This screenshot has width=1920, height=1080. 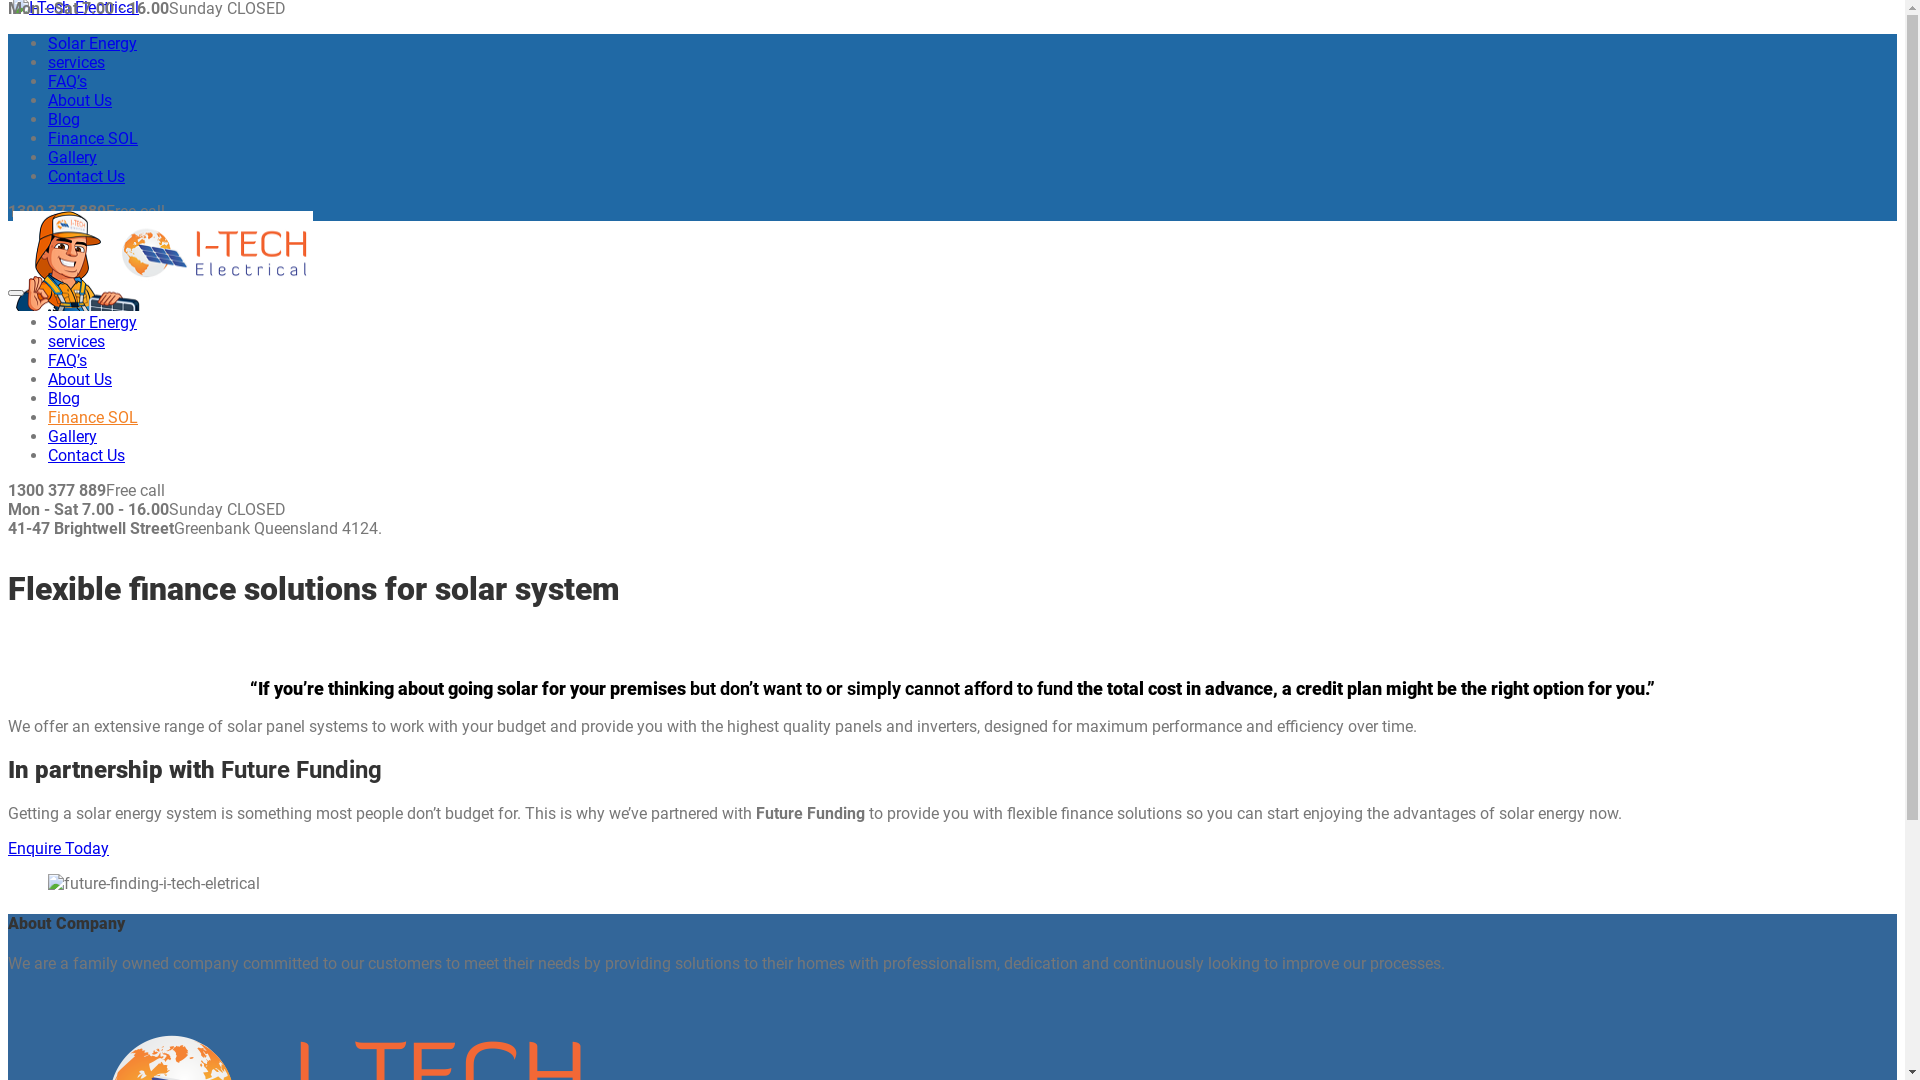 I want to click on 'Finance SOL', so click(x=91, y=137).